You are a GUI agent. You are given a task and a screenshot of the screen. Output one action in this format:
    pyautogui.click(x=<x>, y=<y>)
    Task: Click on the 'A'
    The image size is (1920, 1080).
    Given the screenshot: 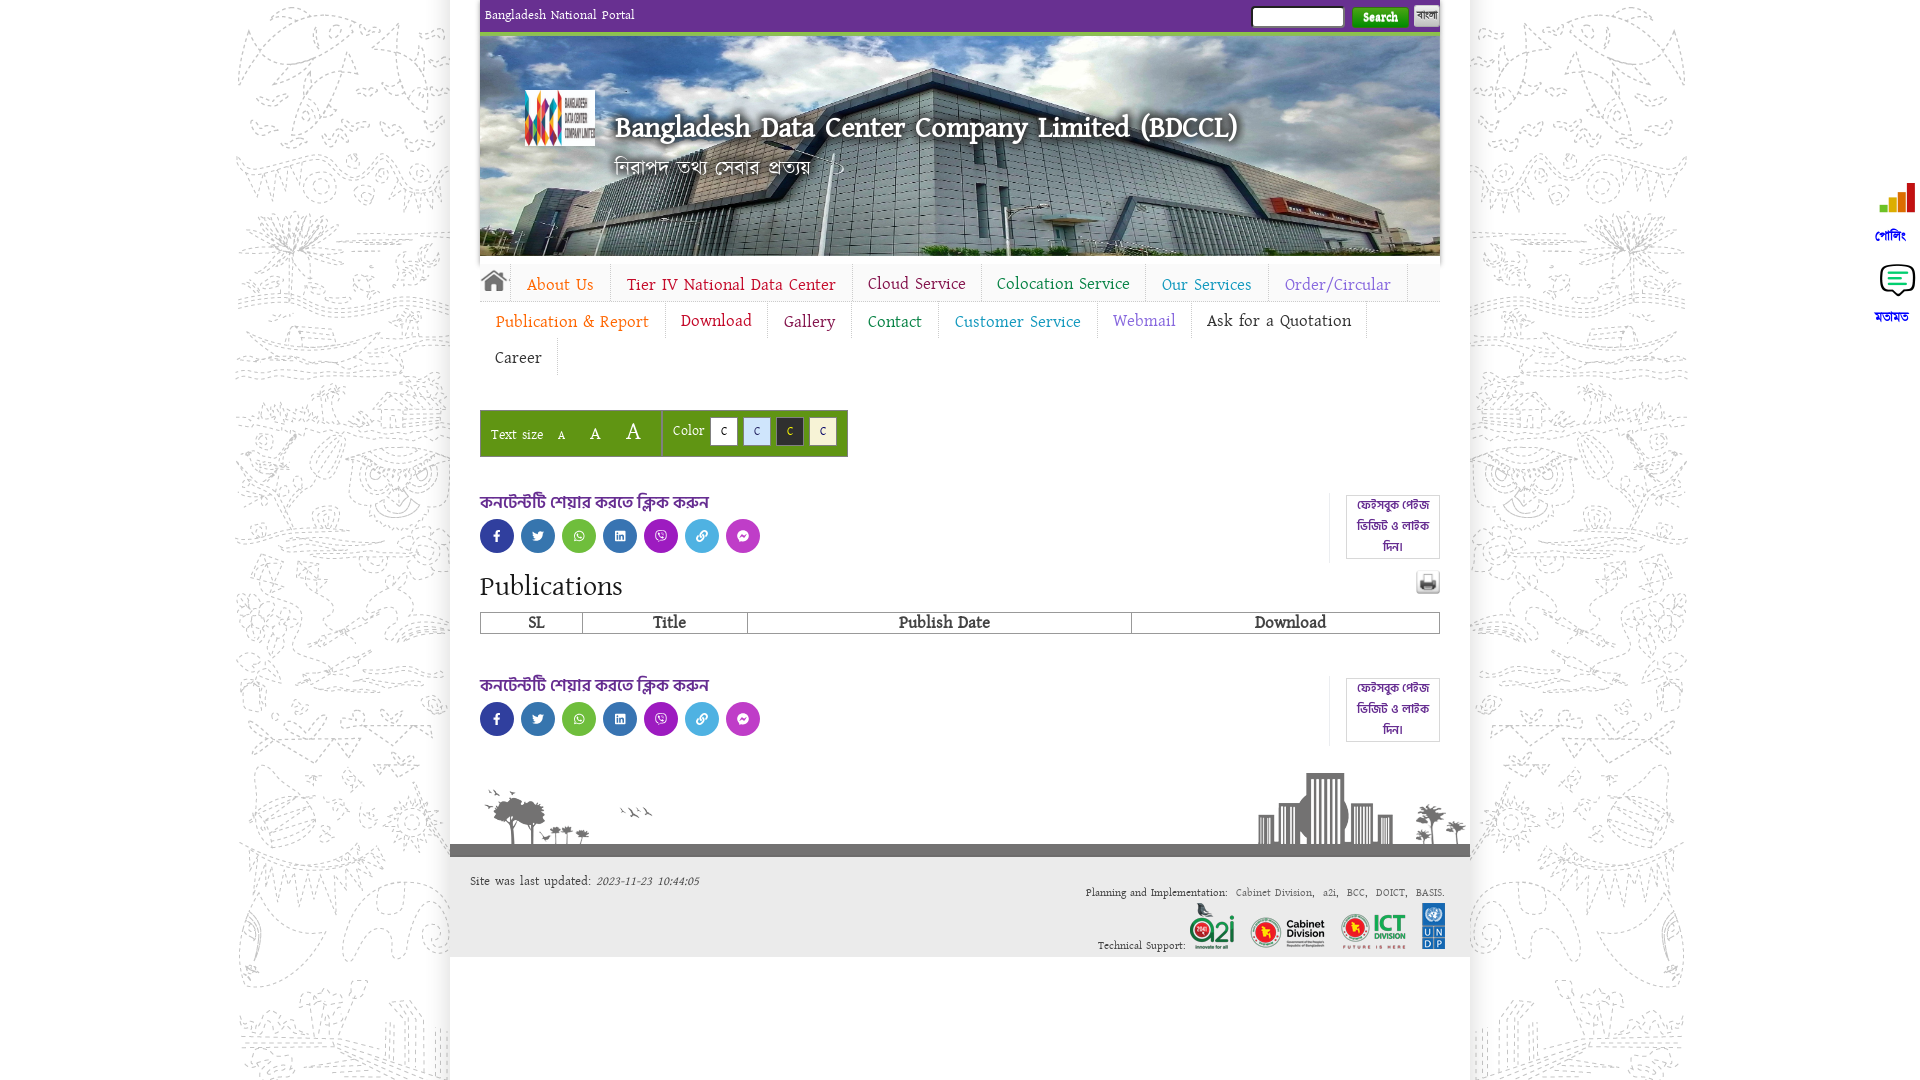 What is the action you would take?
    pyautogui.click(x=560, y=434)
    